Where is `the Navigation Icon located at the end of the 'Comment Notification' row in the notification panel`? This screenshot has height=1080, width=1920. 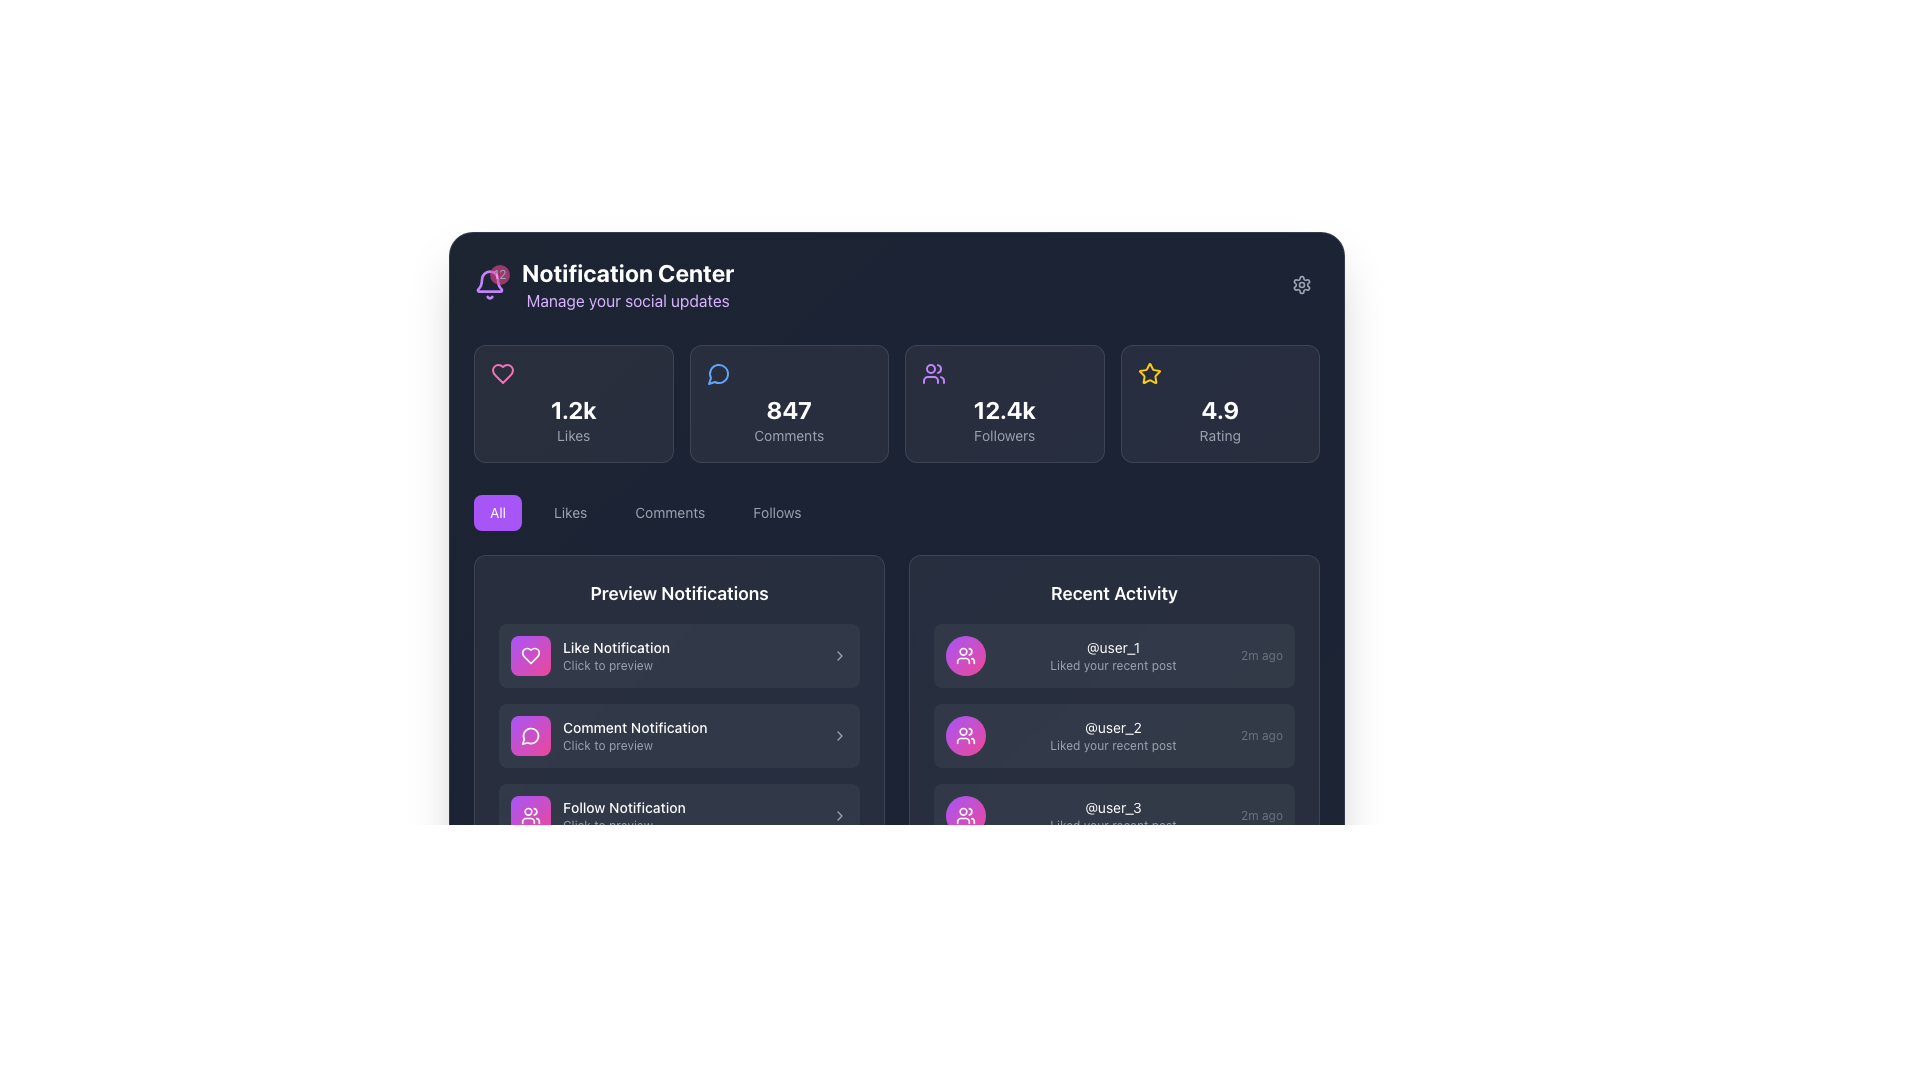 the Navigation Icon located at the end of the 'Comment Notification' row in the notification panel is located at coordinates (840, 736).